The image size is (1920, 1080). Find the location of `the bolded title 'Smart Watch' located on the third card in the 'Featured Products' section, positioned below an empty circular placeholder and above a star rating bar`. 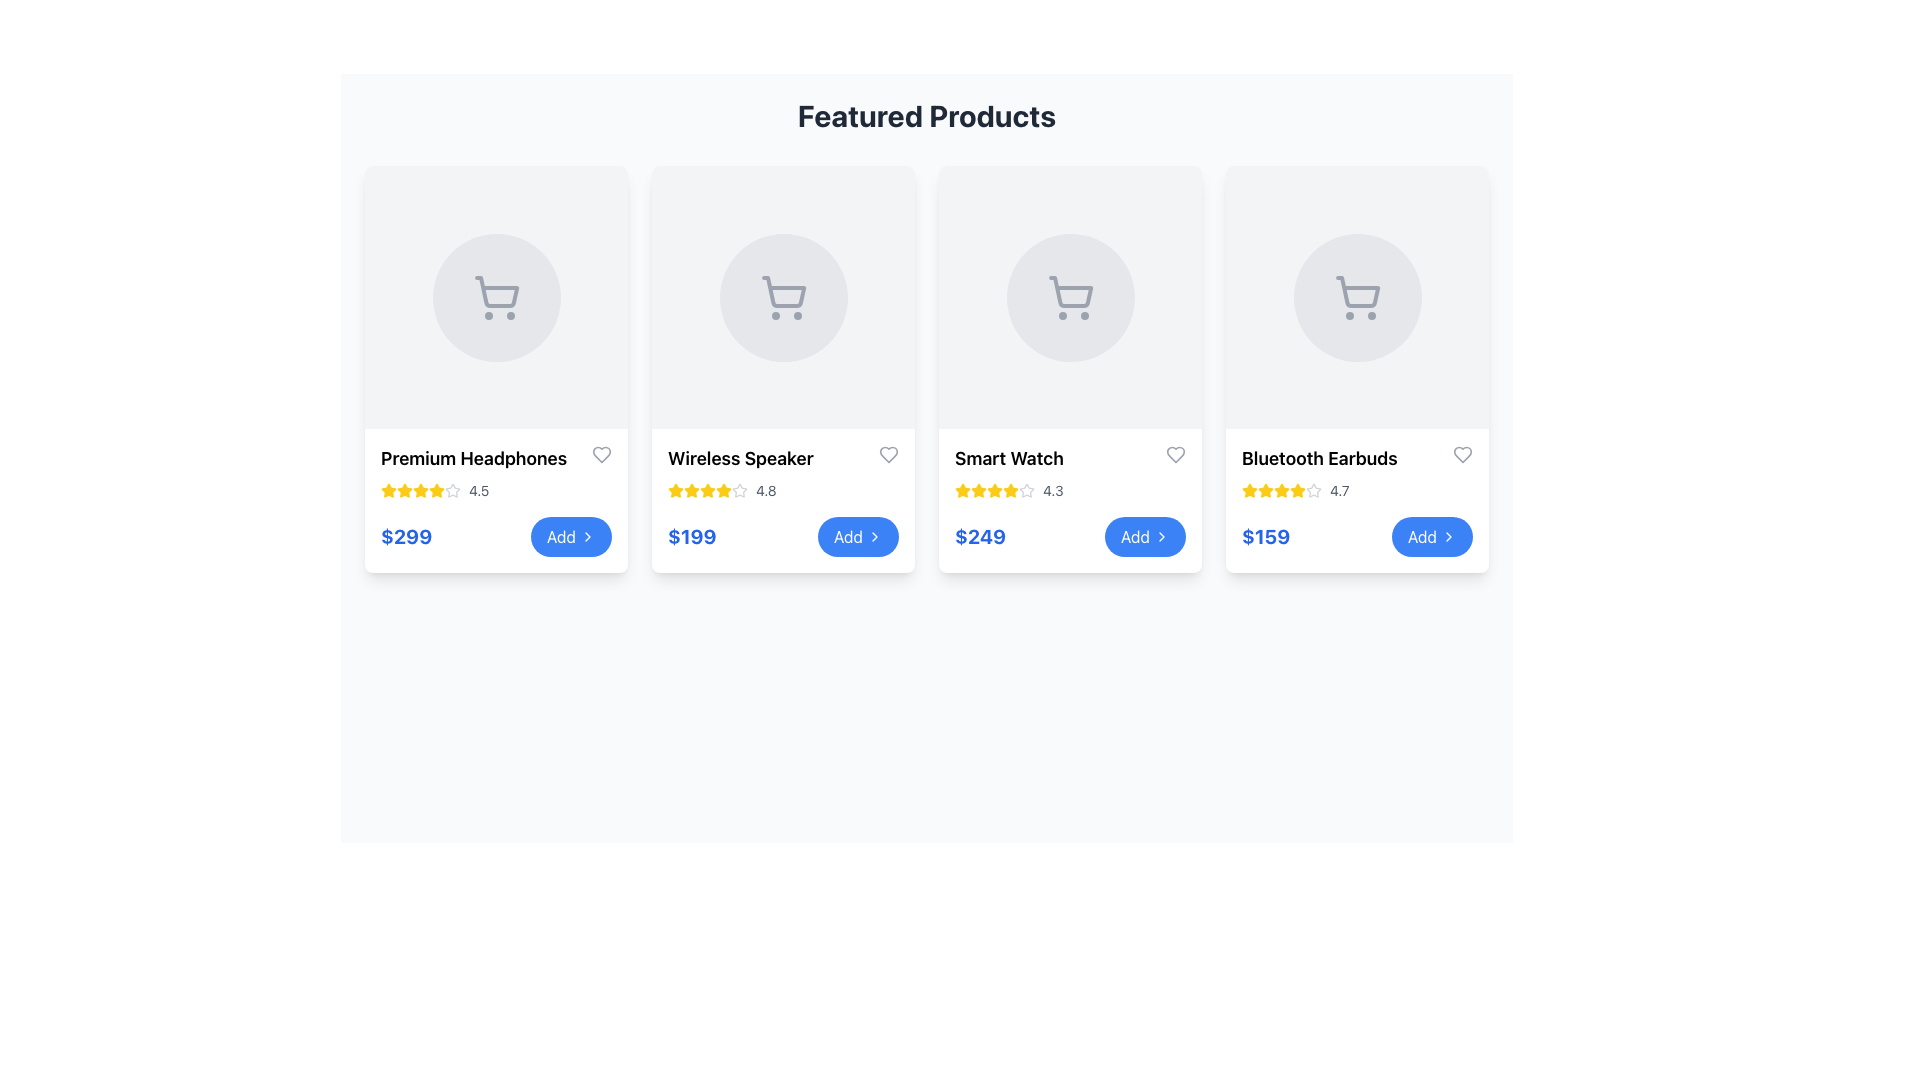

the bolded title 'Smart Watch' located on the third card in the 'Featured Products' section, positioned below an empty circular placeholder and above a star rating bar is located at coordinates (1009, 459).